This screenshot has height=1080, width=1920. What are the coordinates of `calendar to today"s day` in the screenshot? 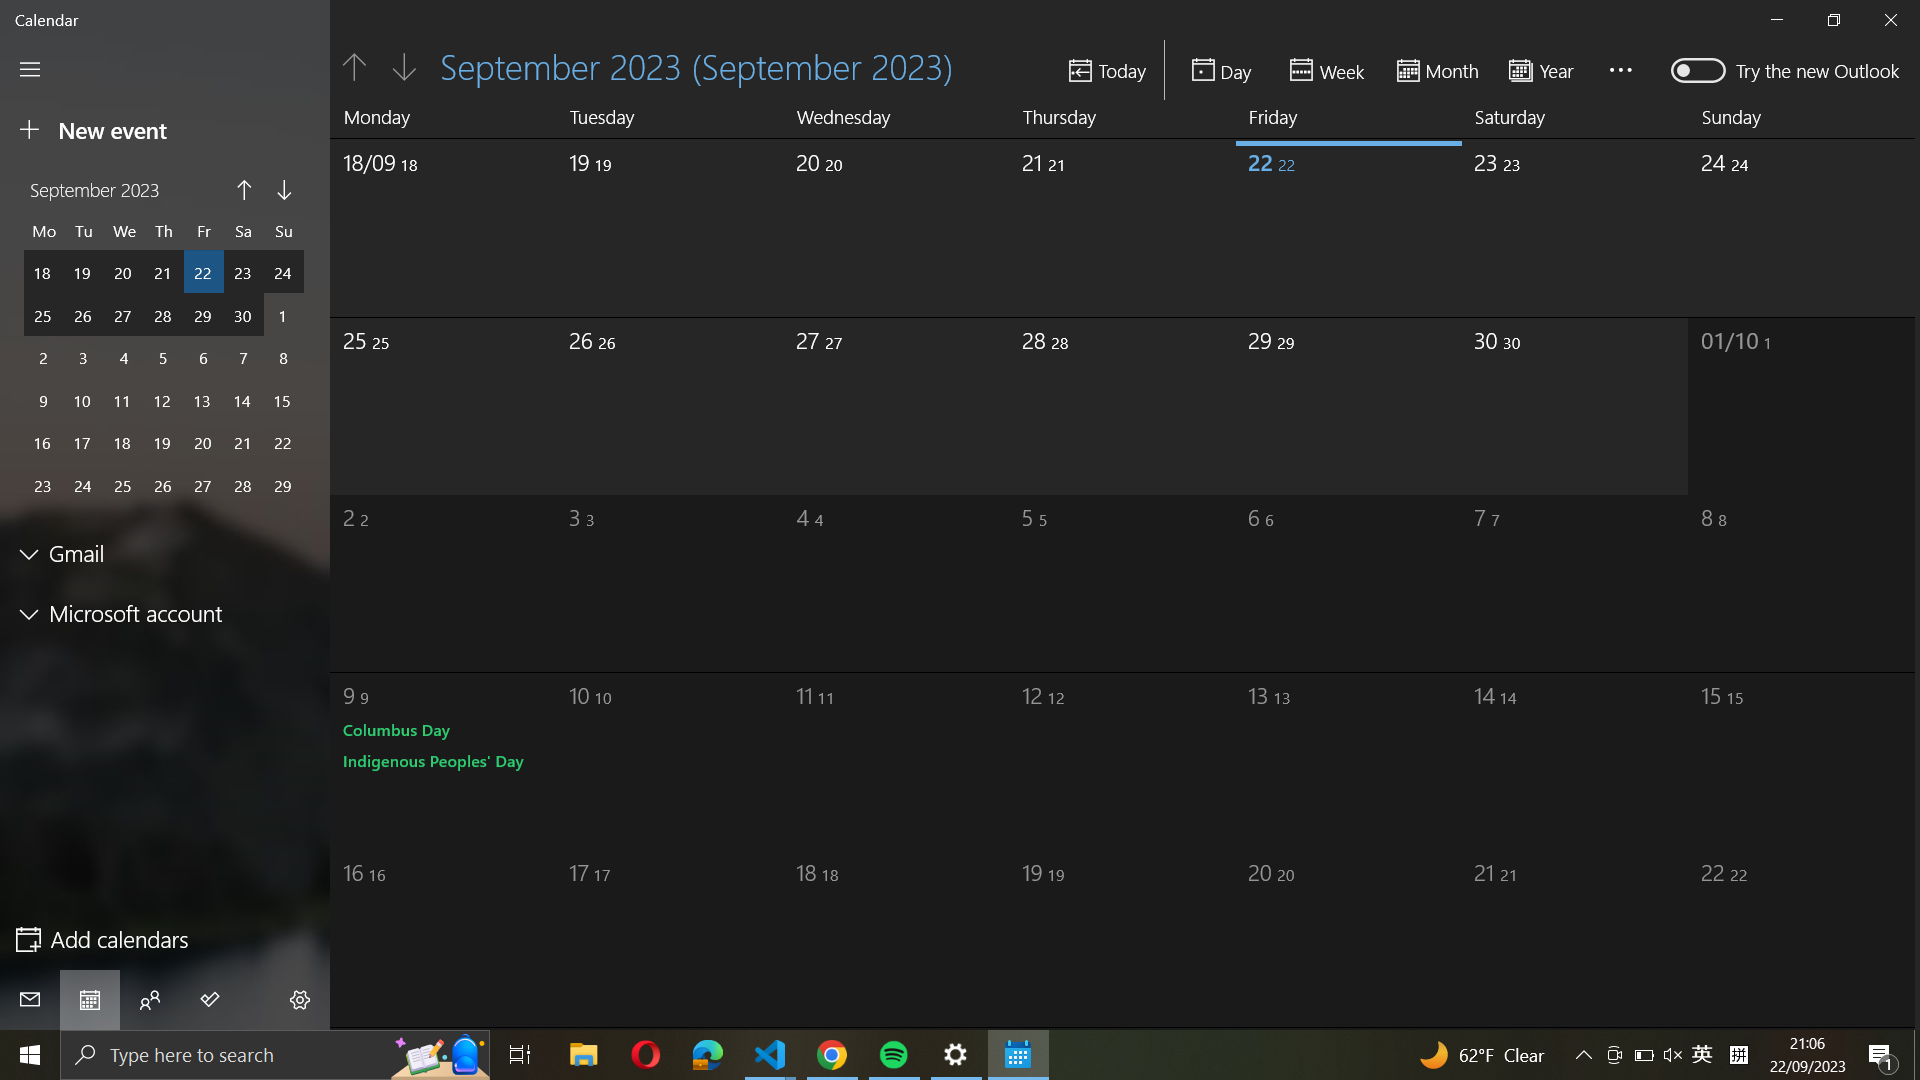 It's located at (1107, 69).